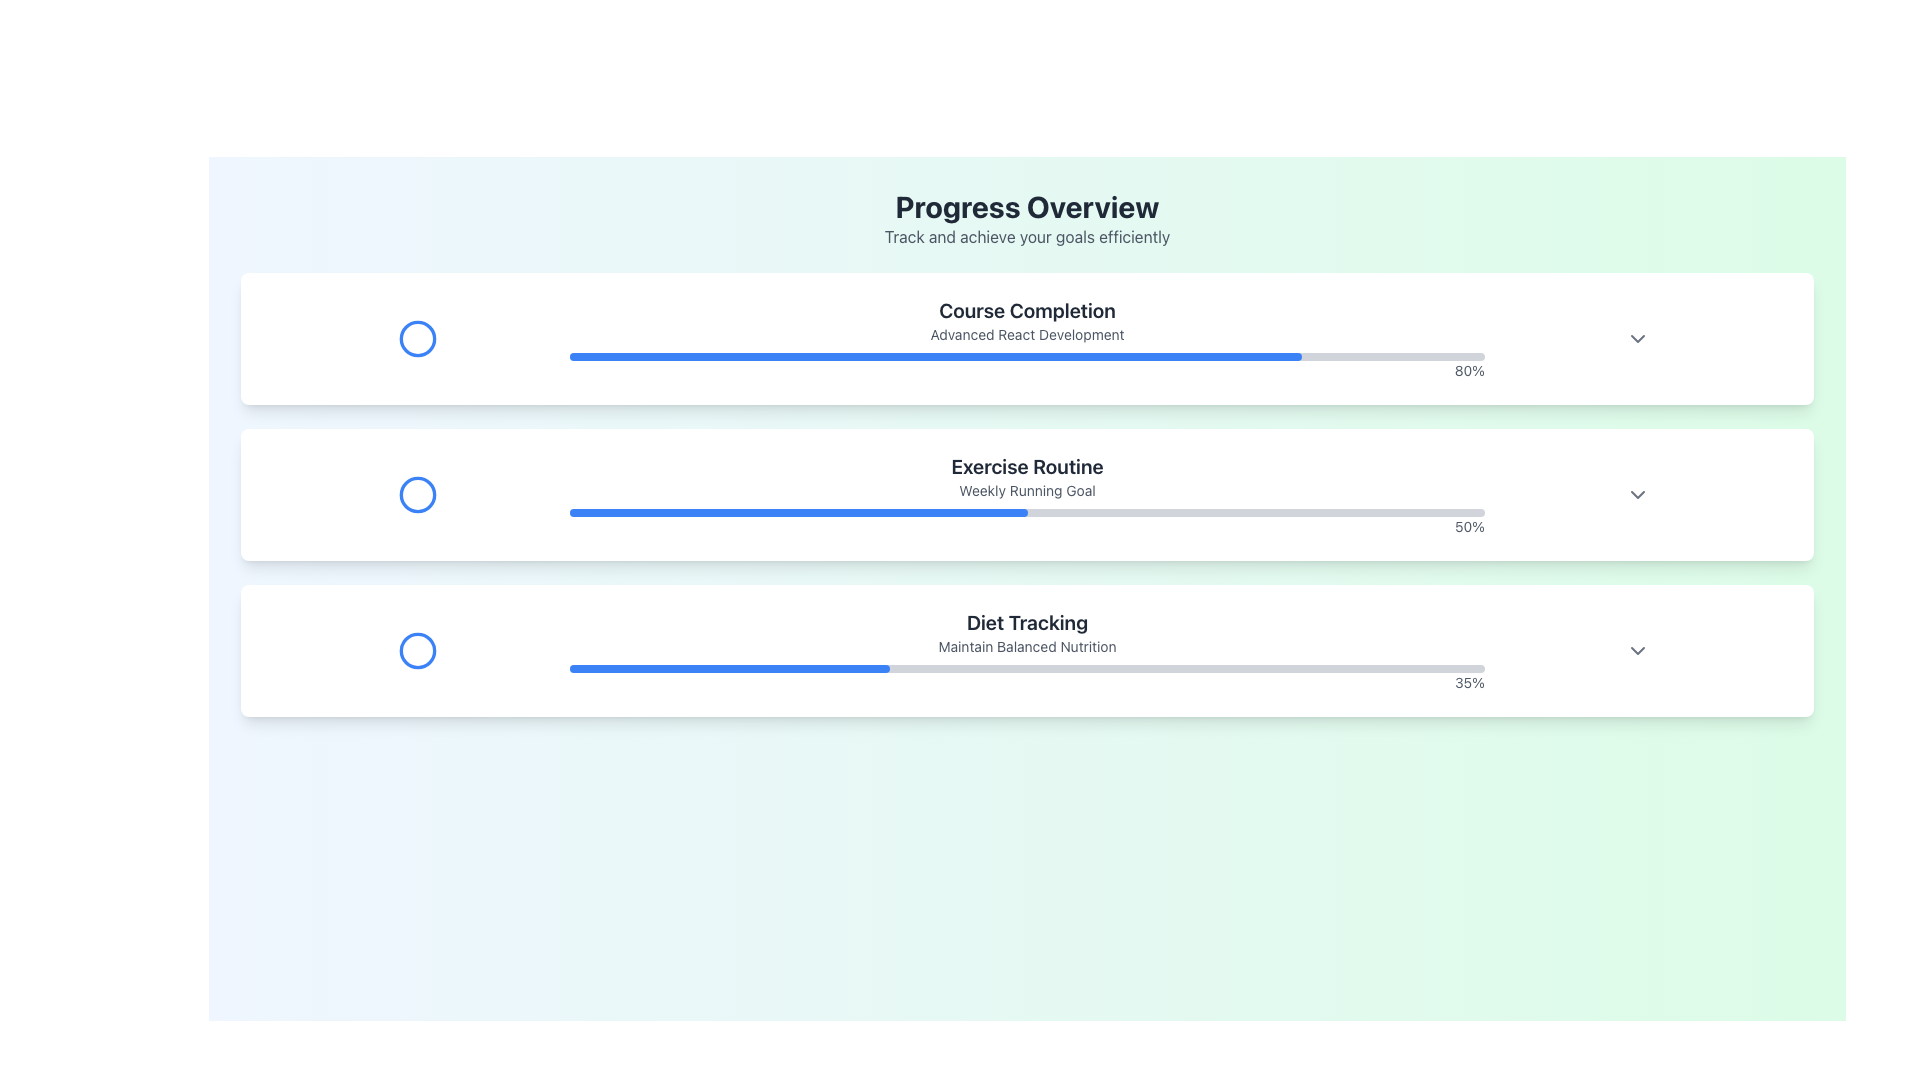 The height and width of the screenshot is (1080, 1920). Describe the element at coordinates (935, 356) in the screenshot. I see `the blue progress bar indicating 80% completion of the 'Course Completion' task under the title 'Advanced React Development'` at that location.